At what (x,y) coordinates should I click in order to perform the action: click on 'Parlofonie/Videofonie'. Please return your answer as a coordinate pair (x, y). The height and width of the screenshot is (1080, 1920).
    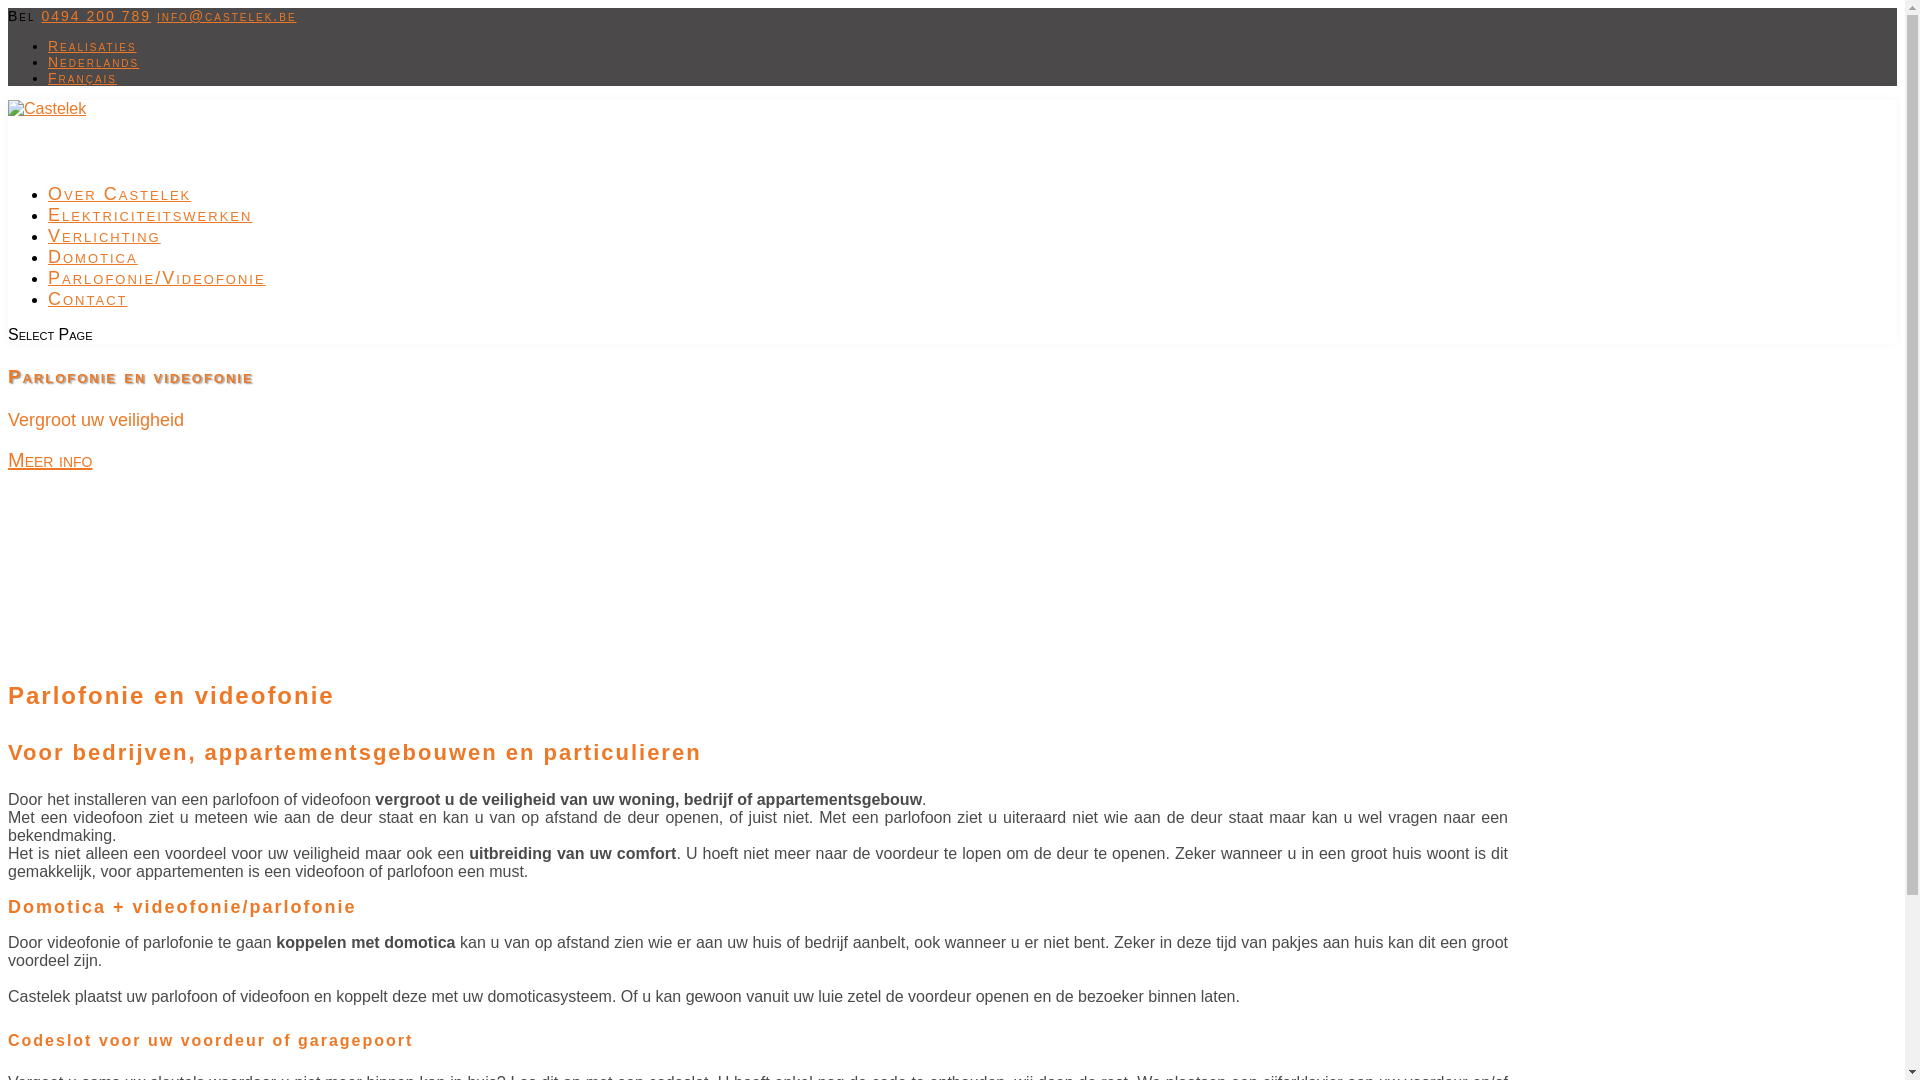
    Looking at the image, I should click on (156, 303).